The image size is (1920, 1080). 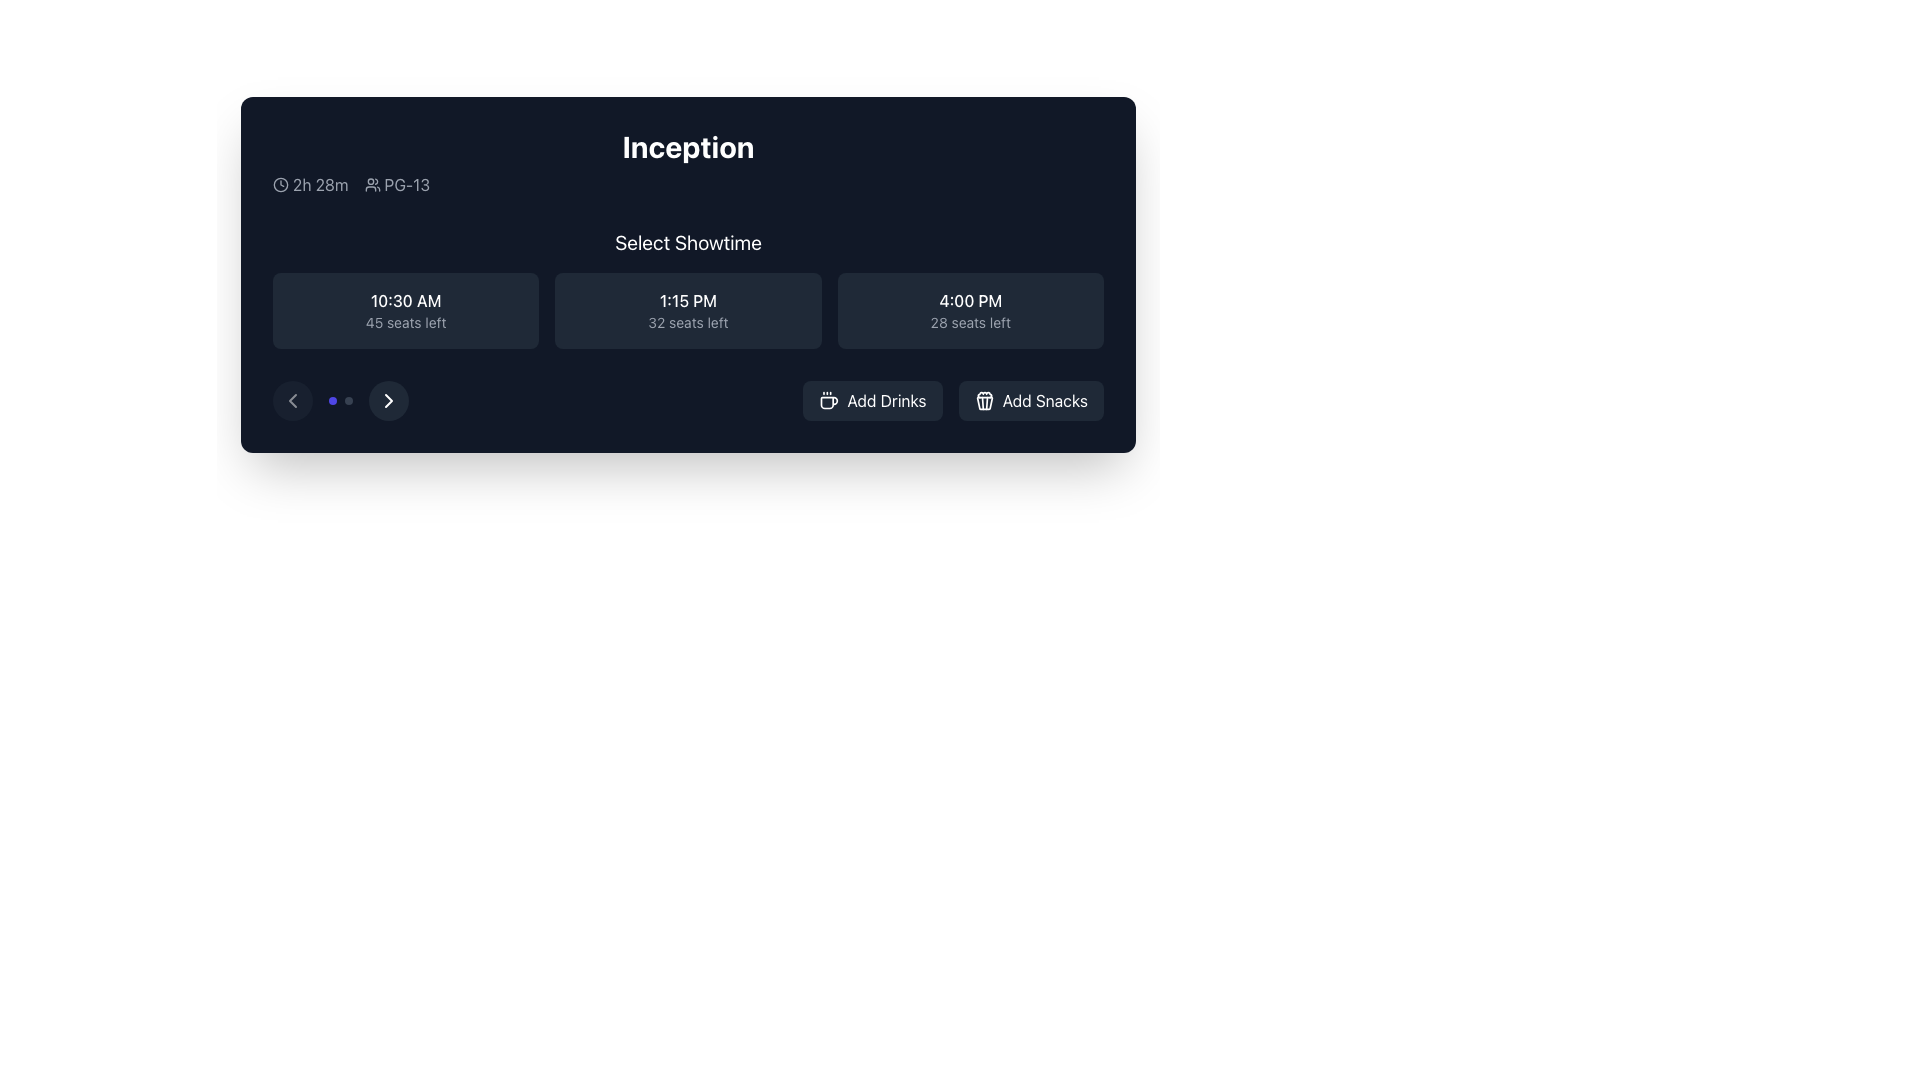 What do you see at coordinates (291, 401) in the screenshot?
I see `the left arrow Navigation icon located at the bottom left corner of the user interface section` at bounding box center [291, 401].